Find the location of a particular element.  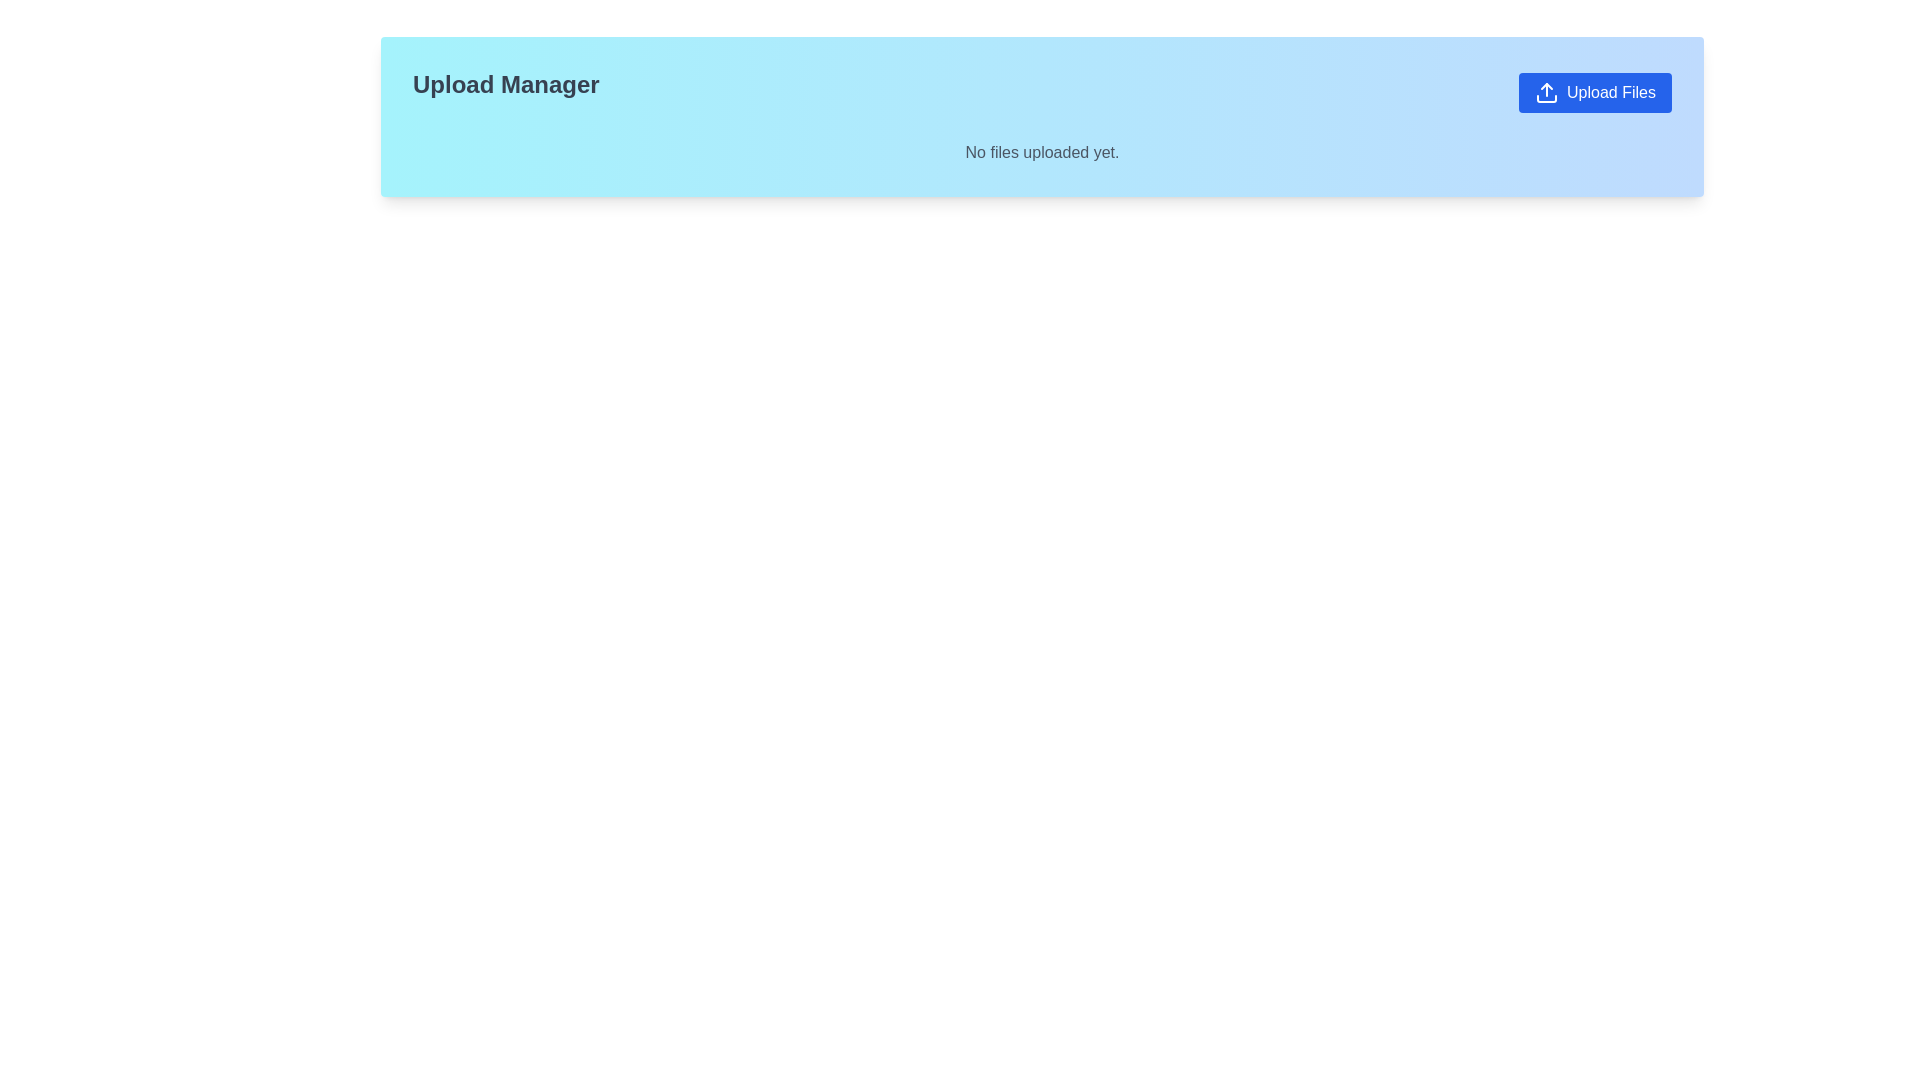

the 'Upload Manager' static text label, which is styled with a bold and large font size in black and positioned over a gradient background is located at coordinates (506, 83).